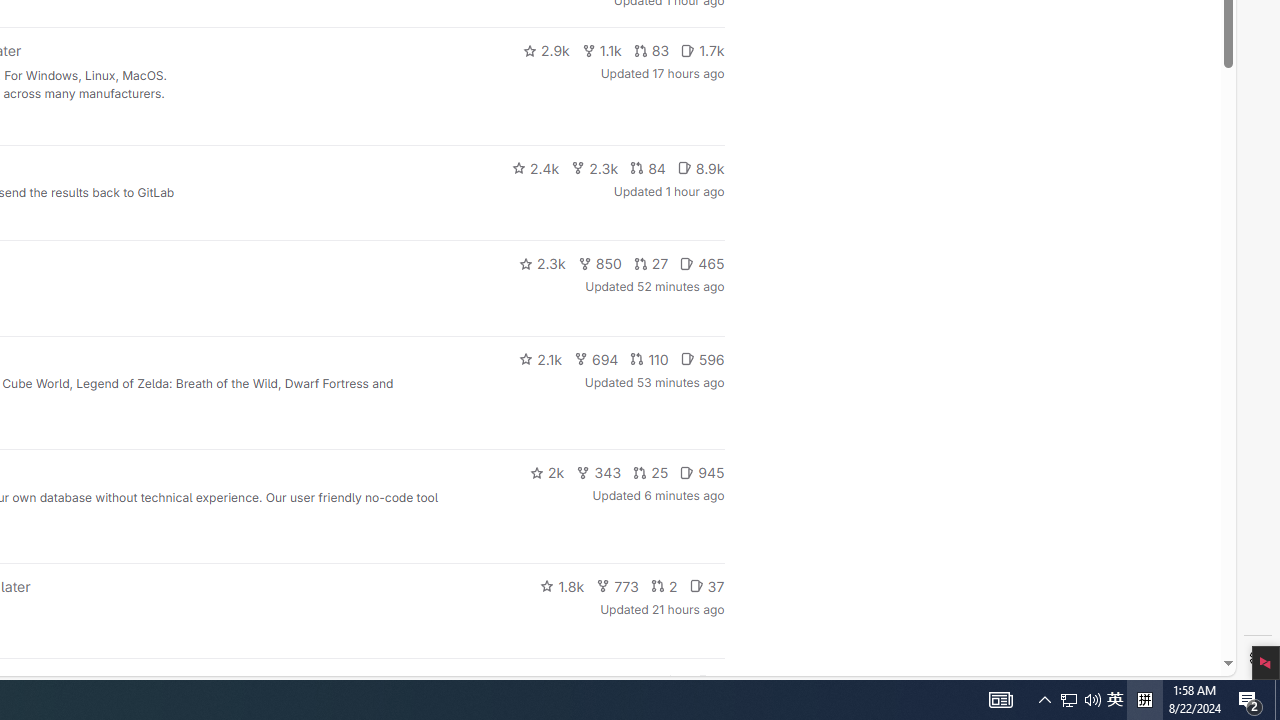 The height and width of the screenshot is (720, 1280). What do you see at coordinates (702, 50) in the screenshot?
I see `'1.7k'` at bounding box center [702, 50].